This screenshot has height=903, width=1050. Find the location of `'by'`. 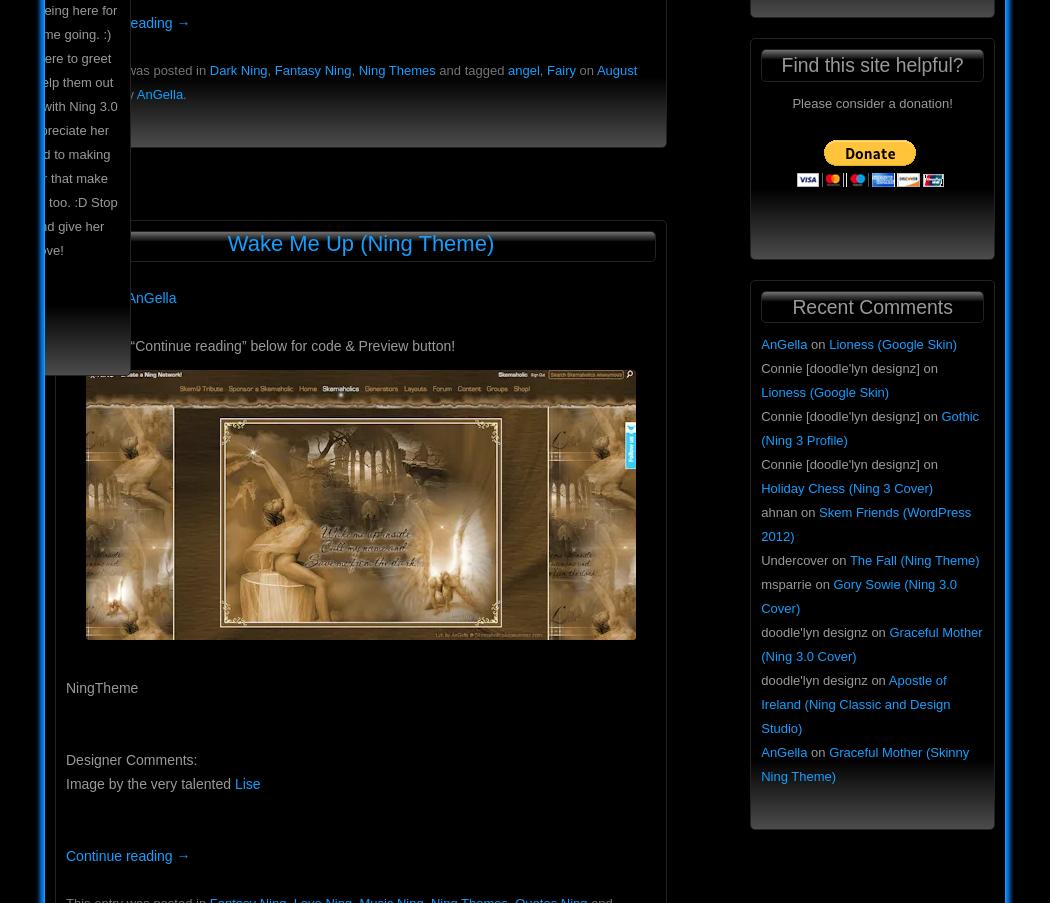

'by' is located at coordinates (125, 93).